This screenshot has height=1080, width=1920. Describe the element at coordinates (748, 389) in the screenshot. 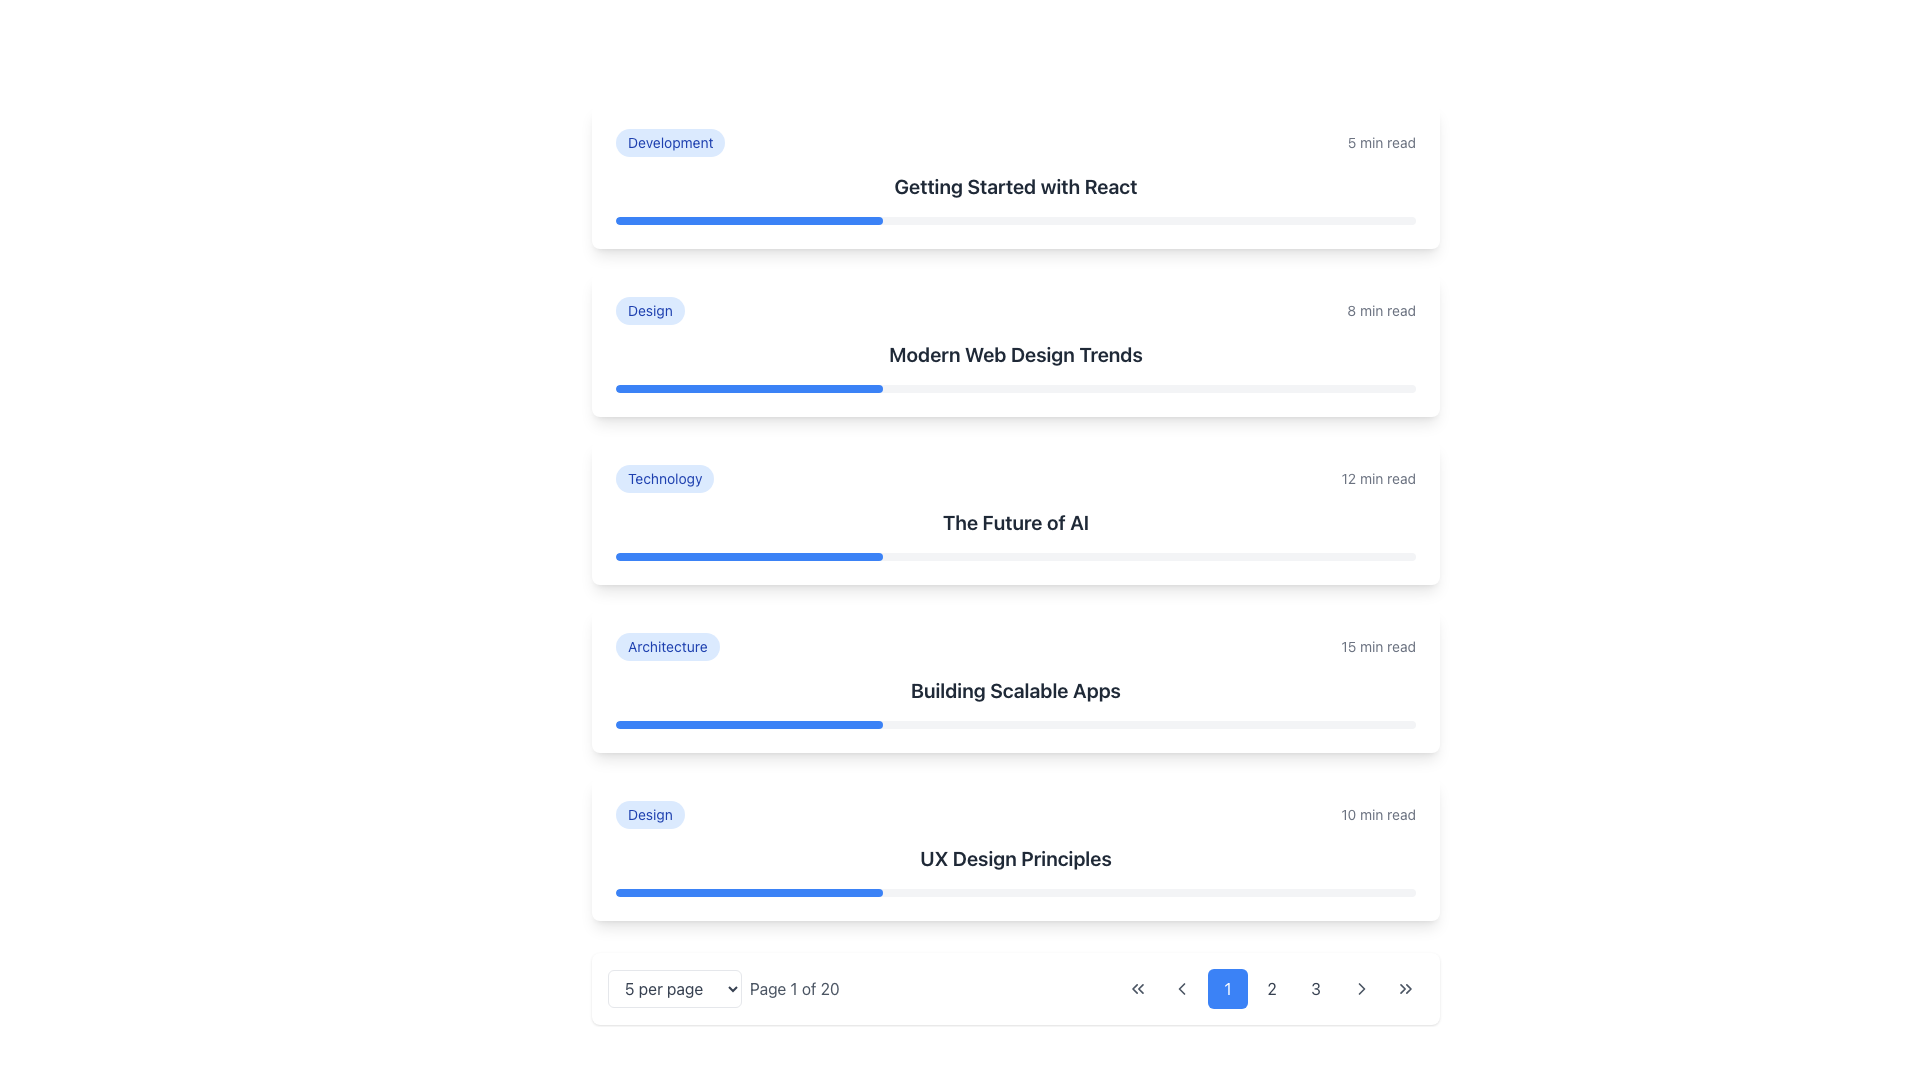

I see `the visual state of the filled part of the progress bar indicating progress for the 'Modern Web Design Trends' section` at that location.